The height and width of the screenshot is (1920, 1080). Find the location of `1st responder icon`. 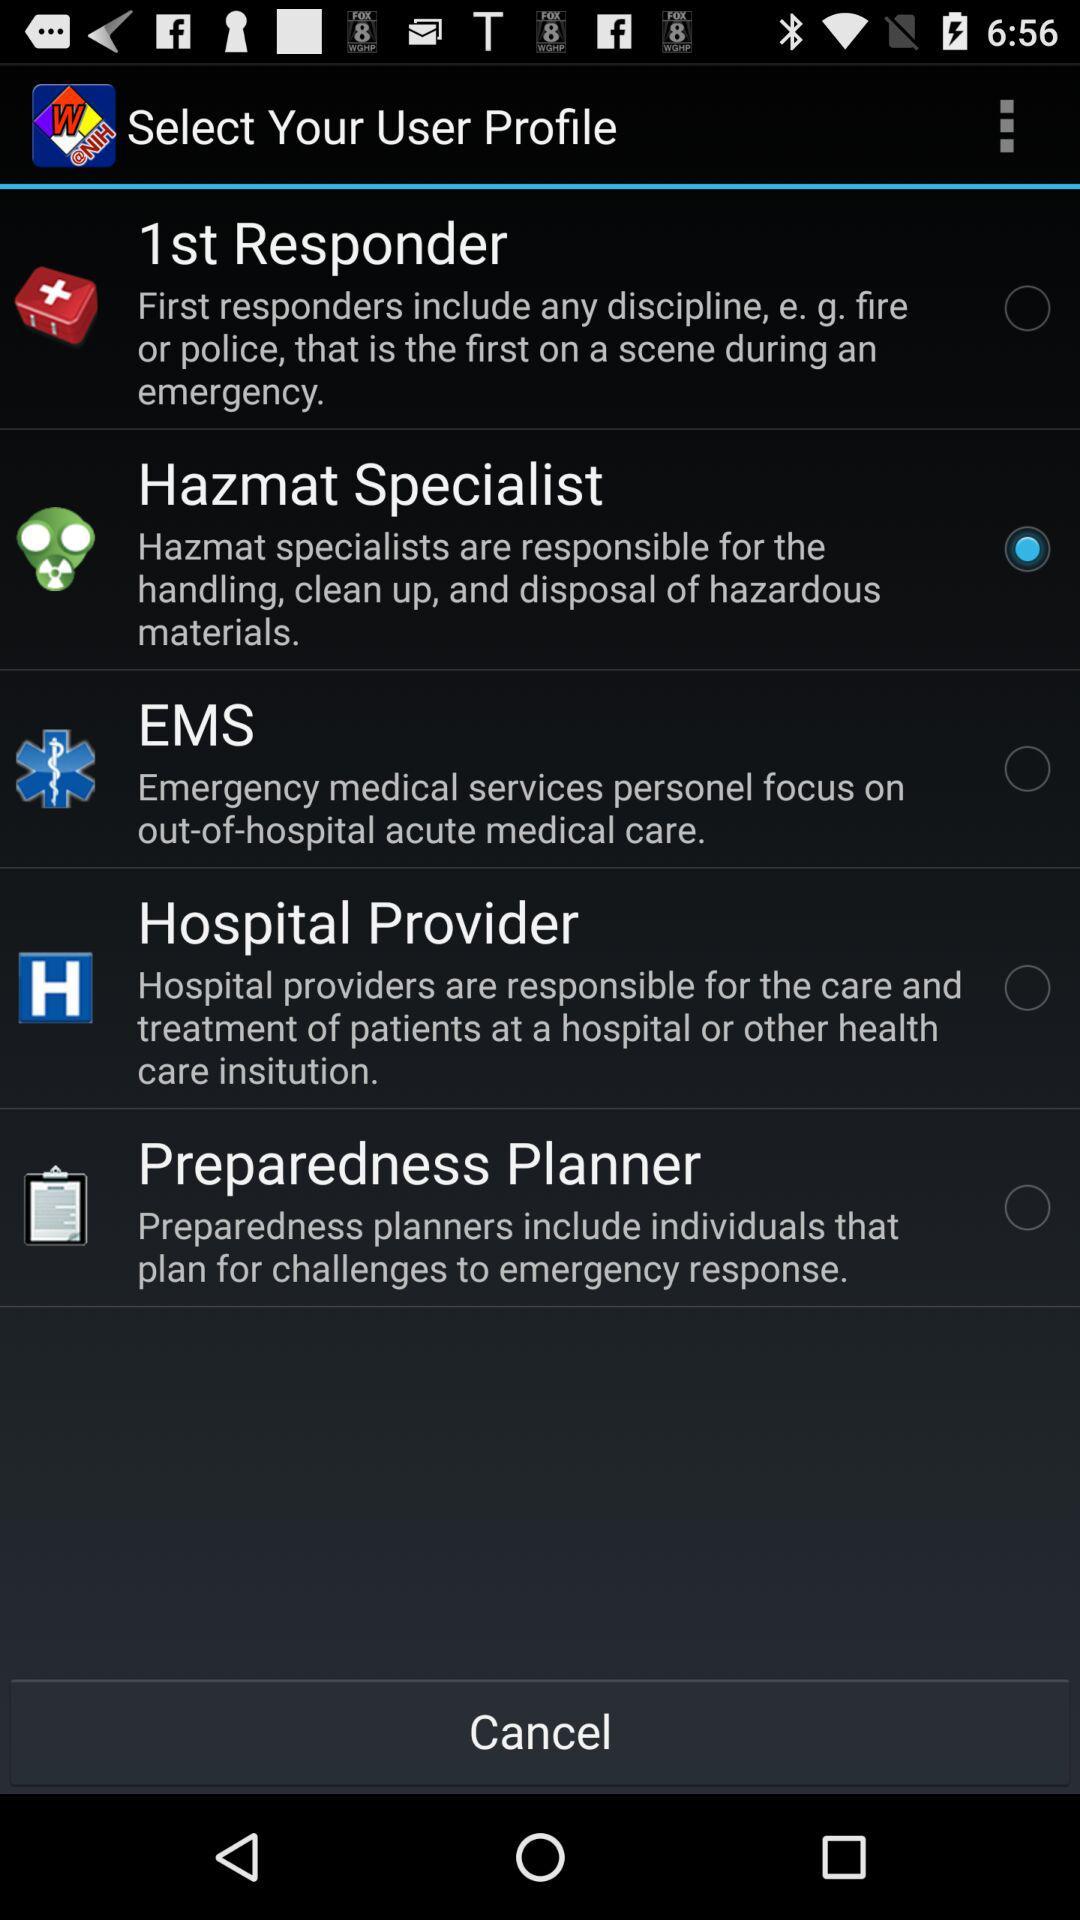

1st responder icon is located at coordinates (321, 240).